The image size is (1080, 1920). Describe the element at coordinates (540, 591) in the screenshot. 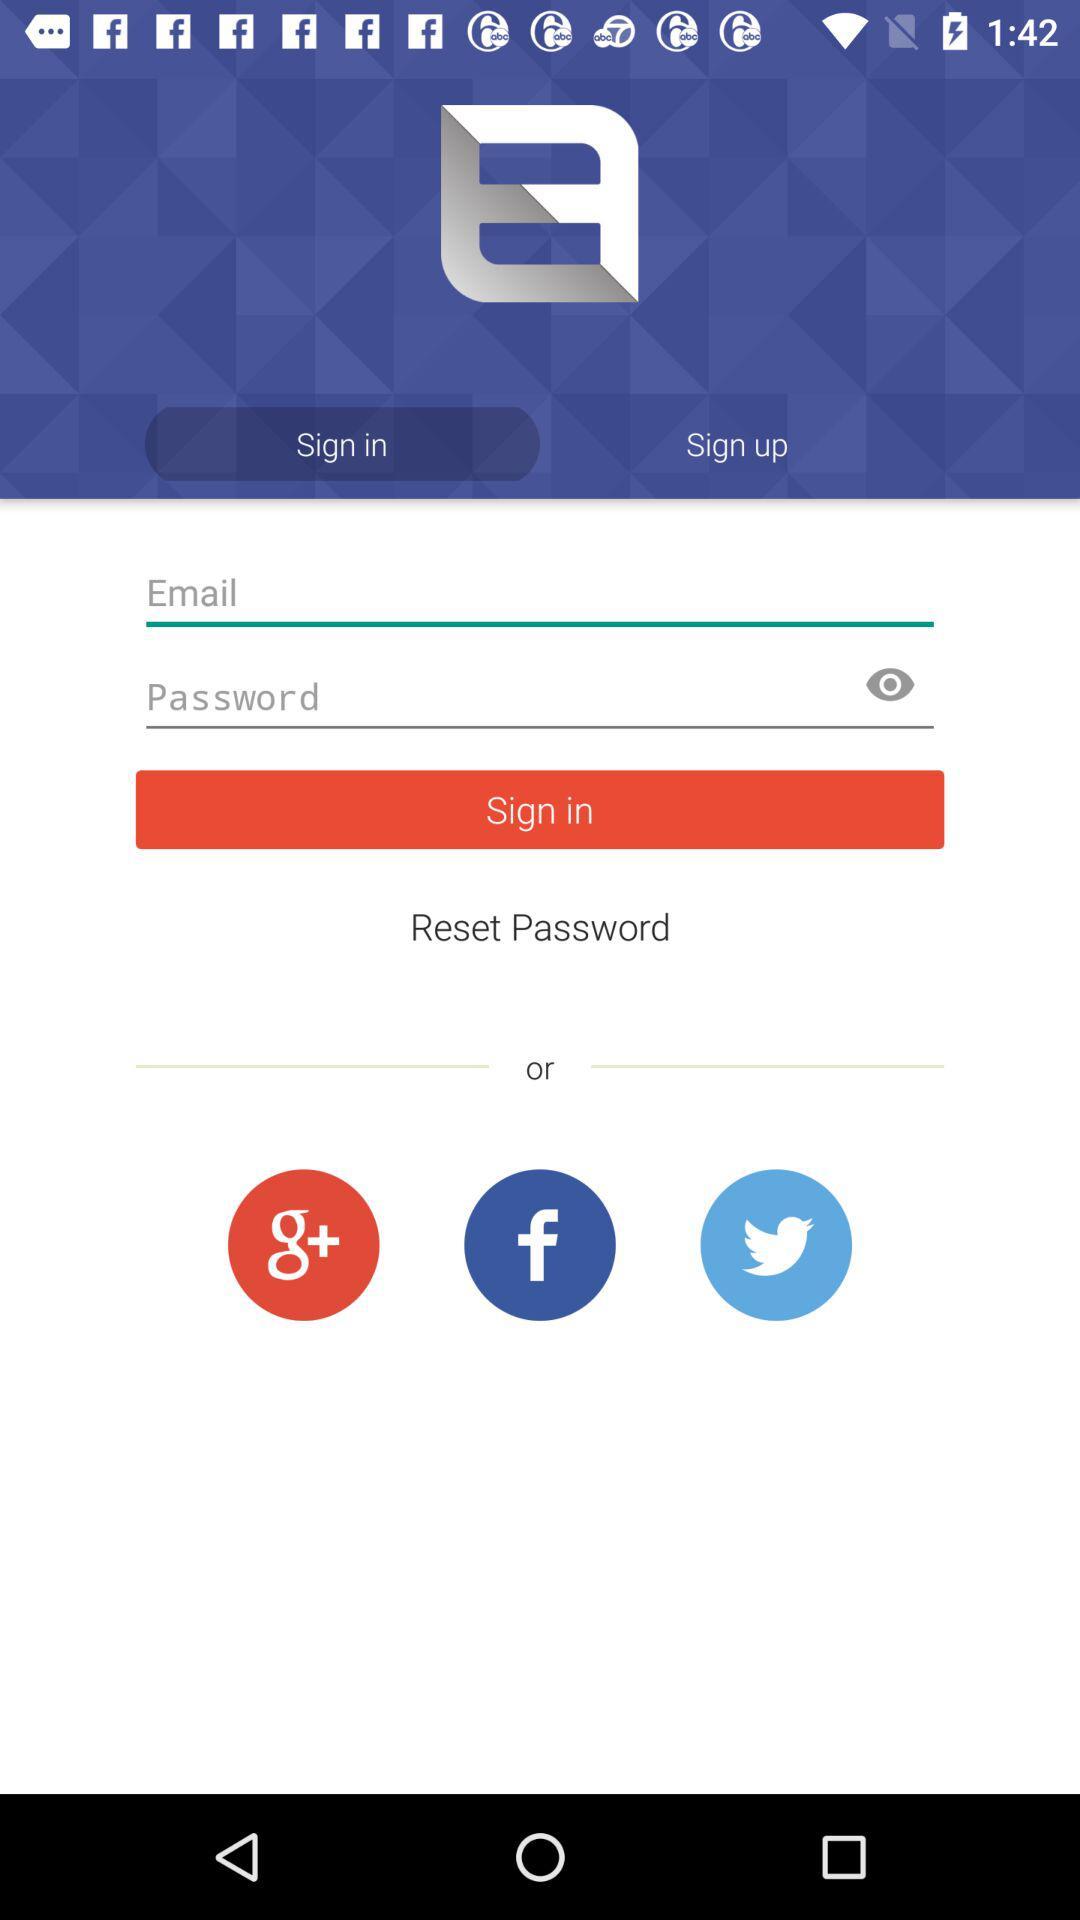

I see `the app below the sign in item` at that location.